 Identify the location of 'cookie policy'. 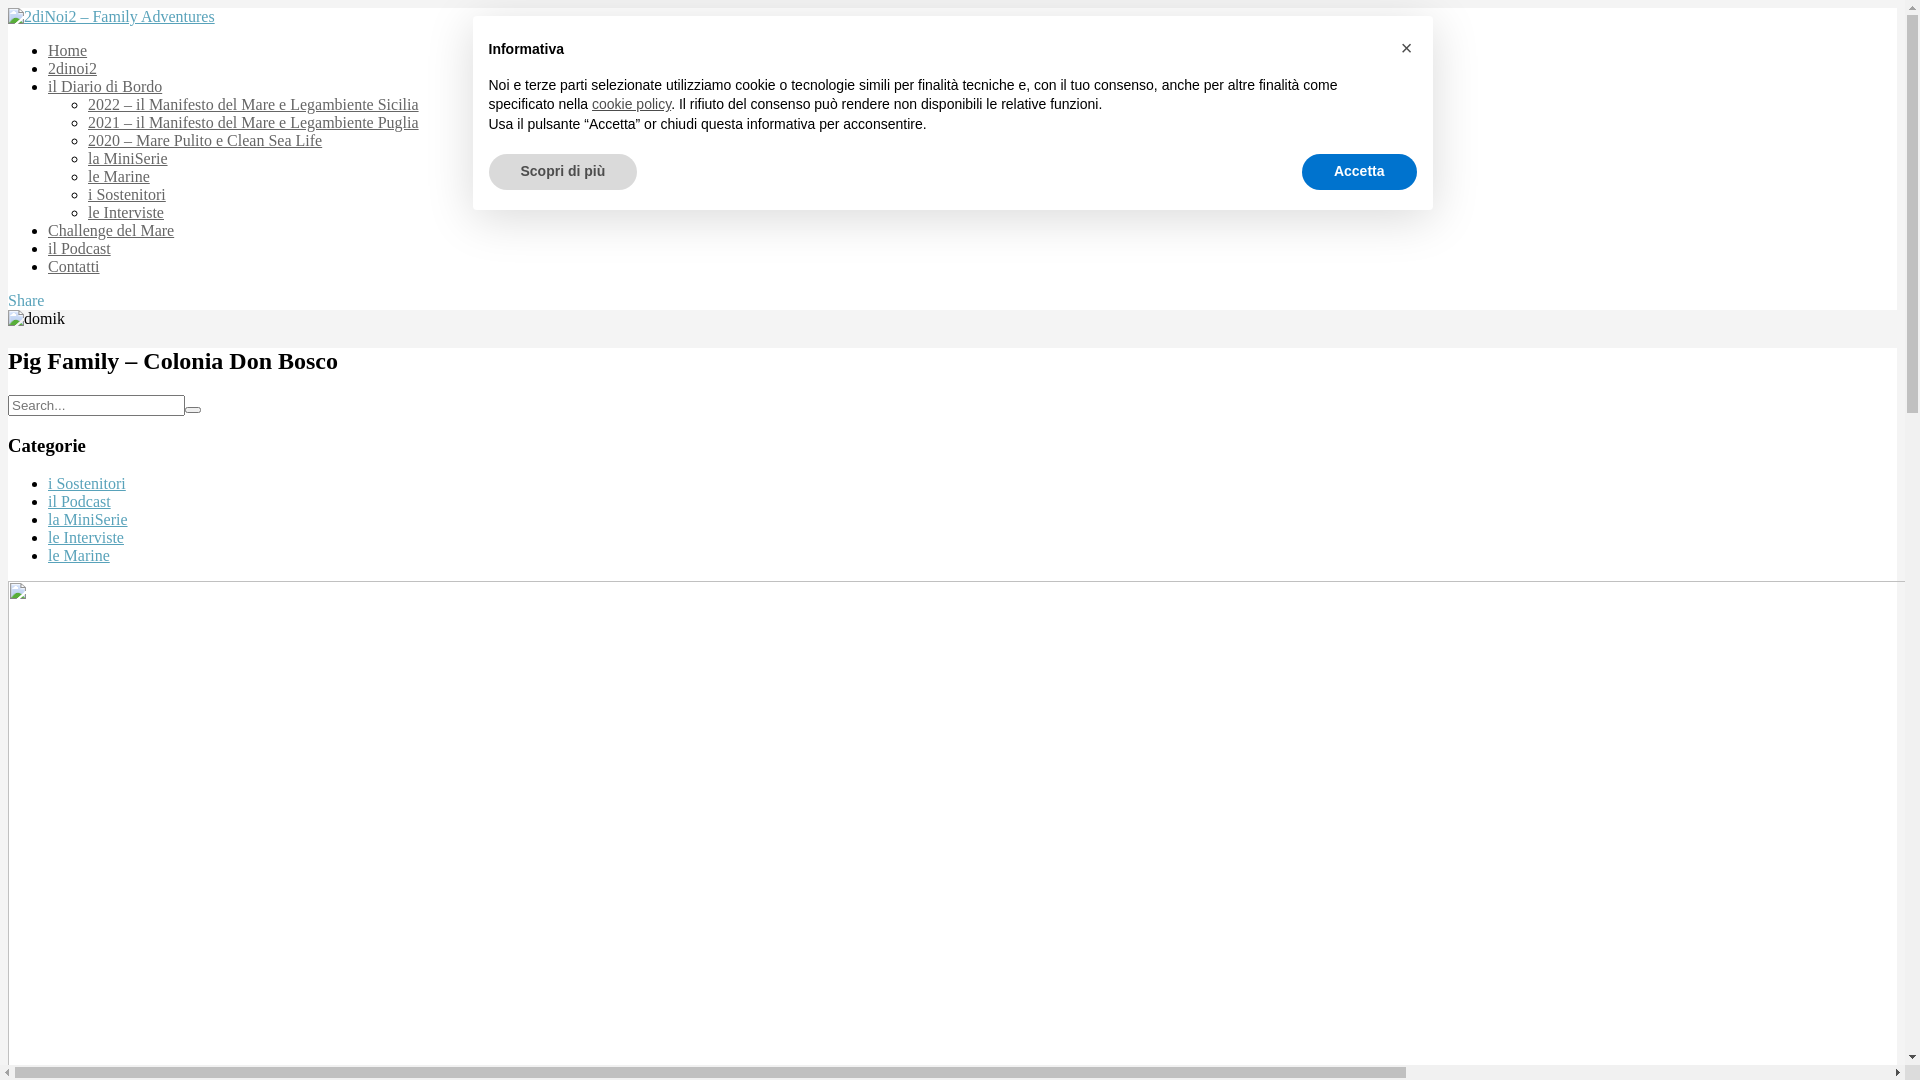
(630, 104).